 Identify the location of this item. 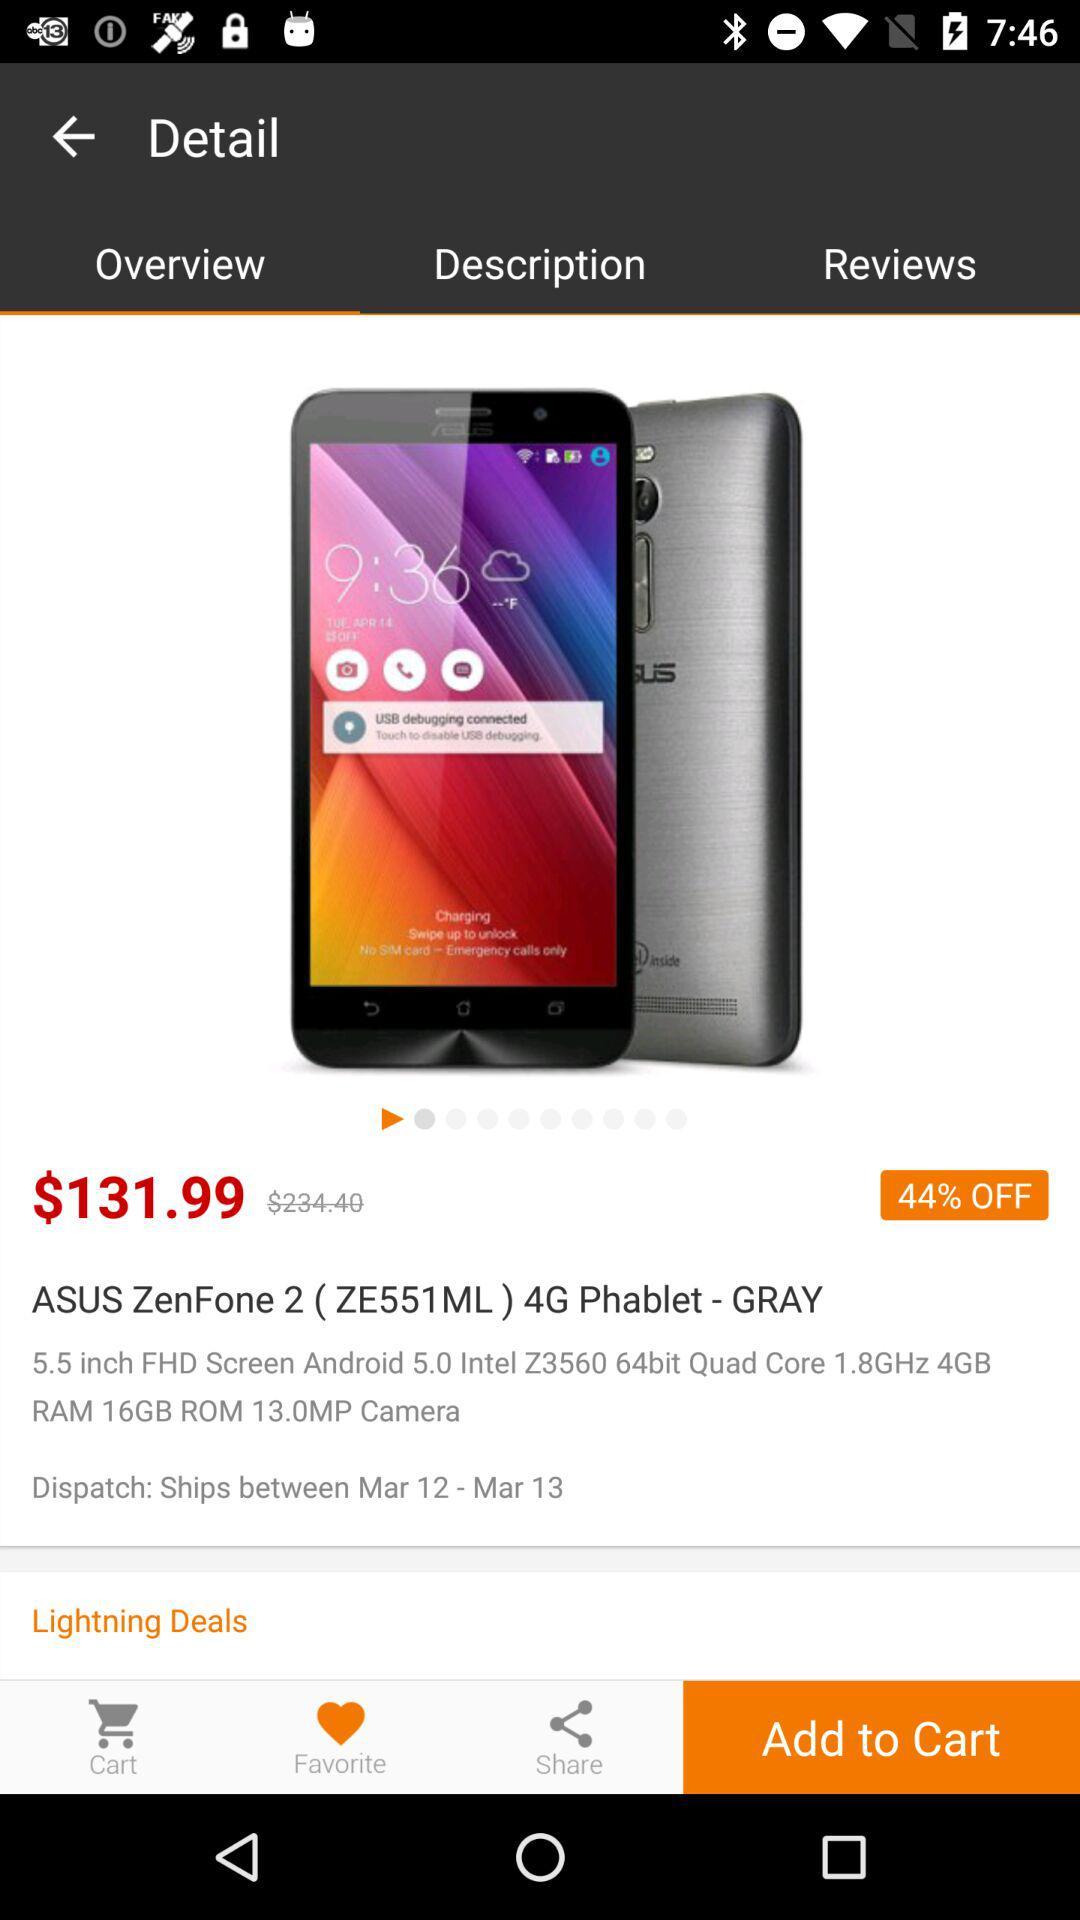
(340, 1736).